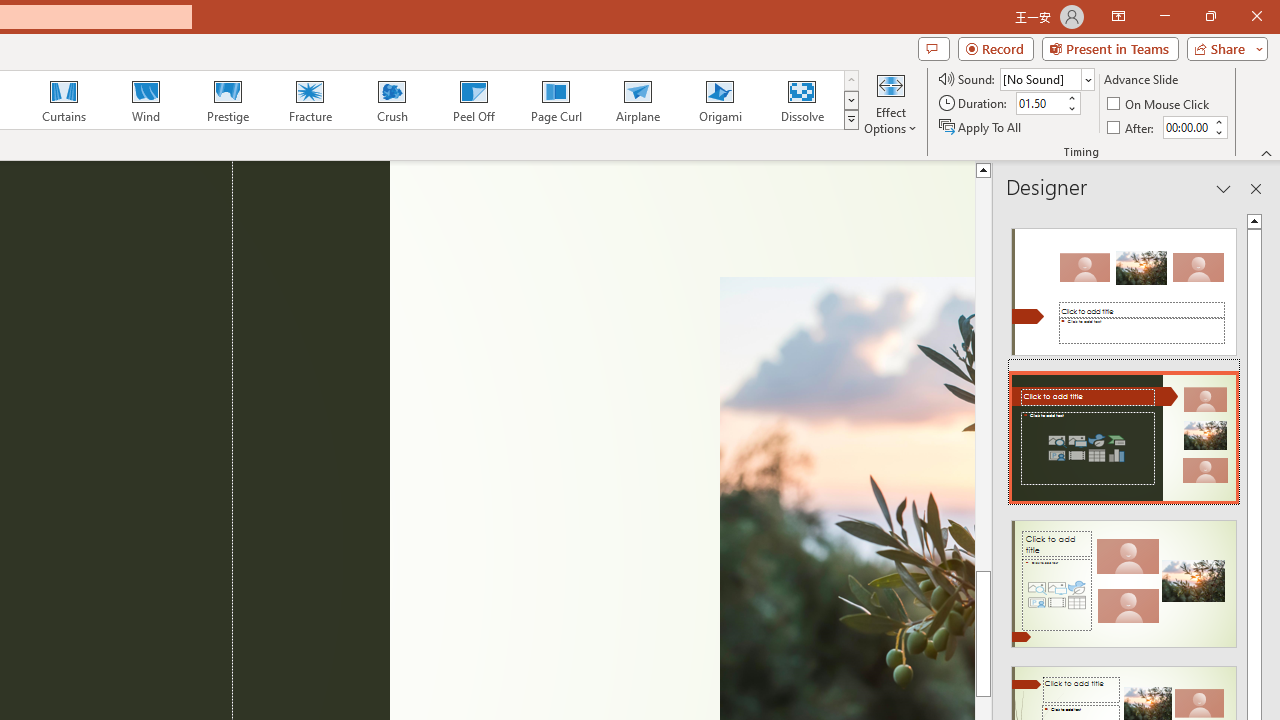 The image size is (1280, 720). Describe the element at coordinates (1217, 121) in the screenshot. I see `'More'` at that location.